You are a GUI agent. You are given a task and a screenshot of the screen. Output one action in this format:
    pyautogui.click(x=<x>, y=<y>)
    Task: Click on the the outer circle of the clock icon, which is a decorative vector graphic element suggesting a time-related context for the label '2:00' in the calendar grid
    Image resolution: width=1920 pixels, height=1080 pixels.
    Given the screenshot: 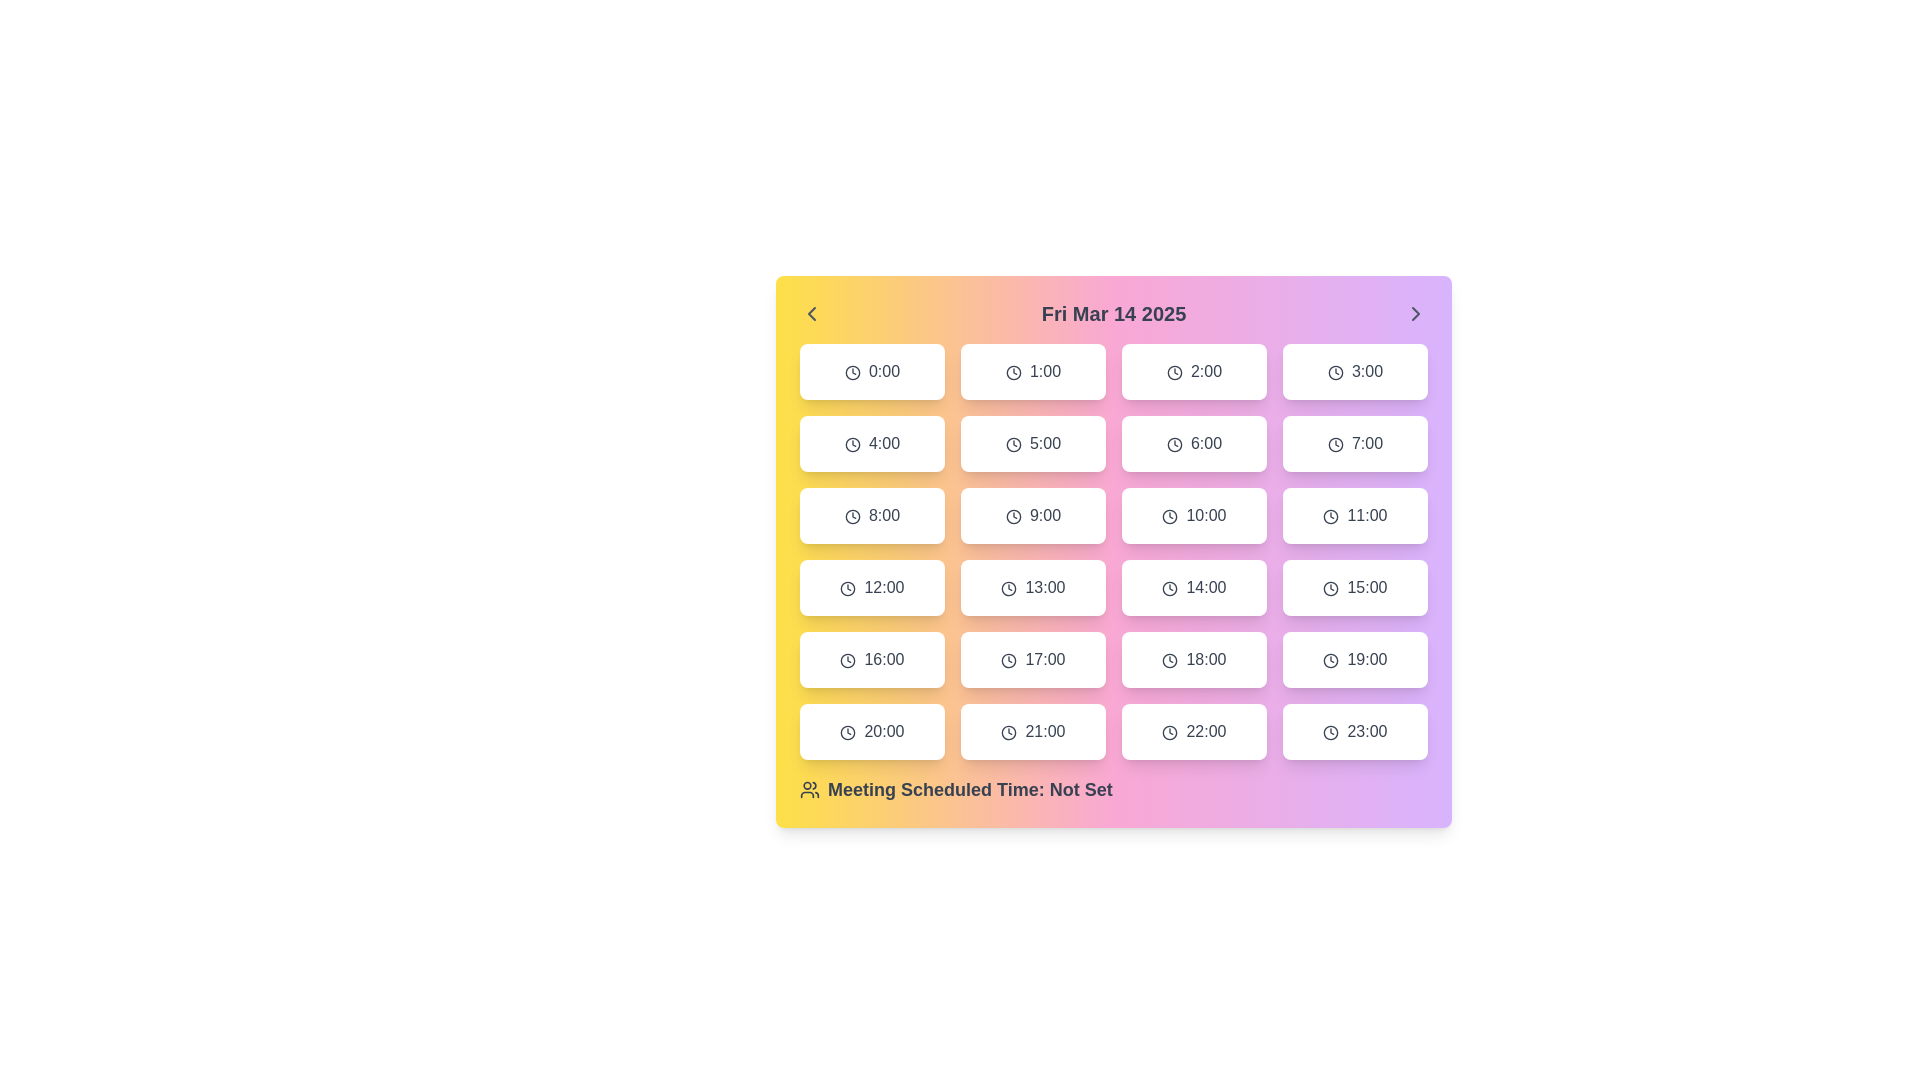 What is the action you would take?
    pyautogui.click(x=1174, y=372)
    